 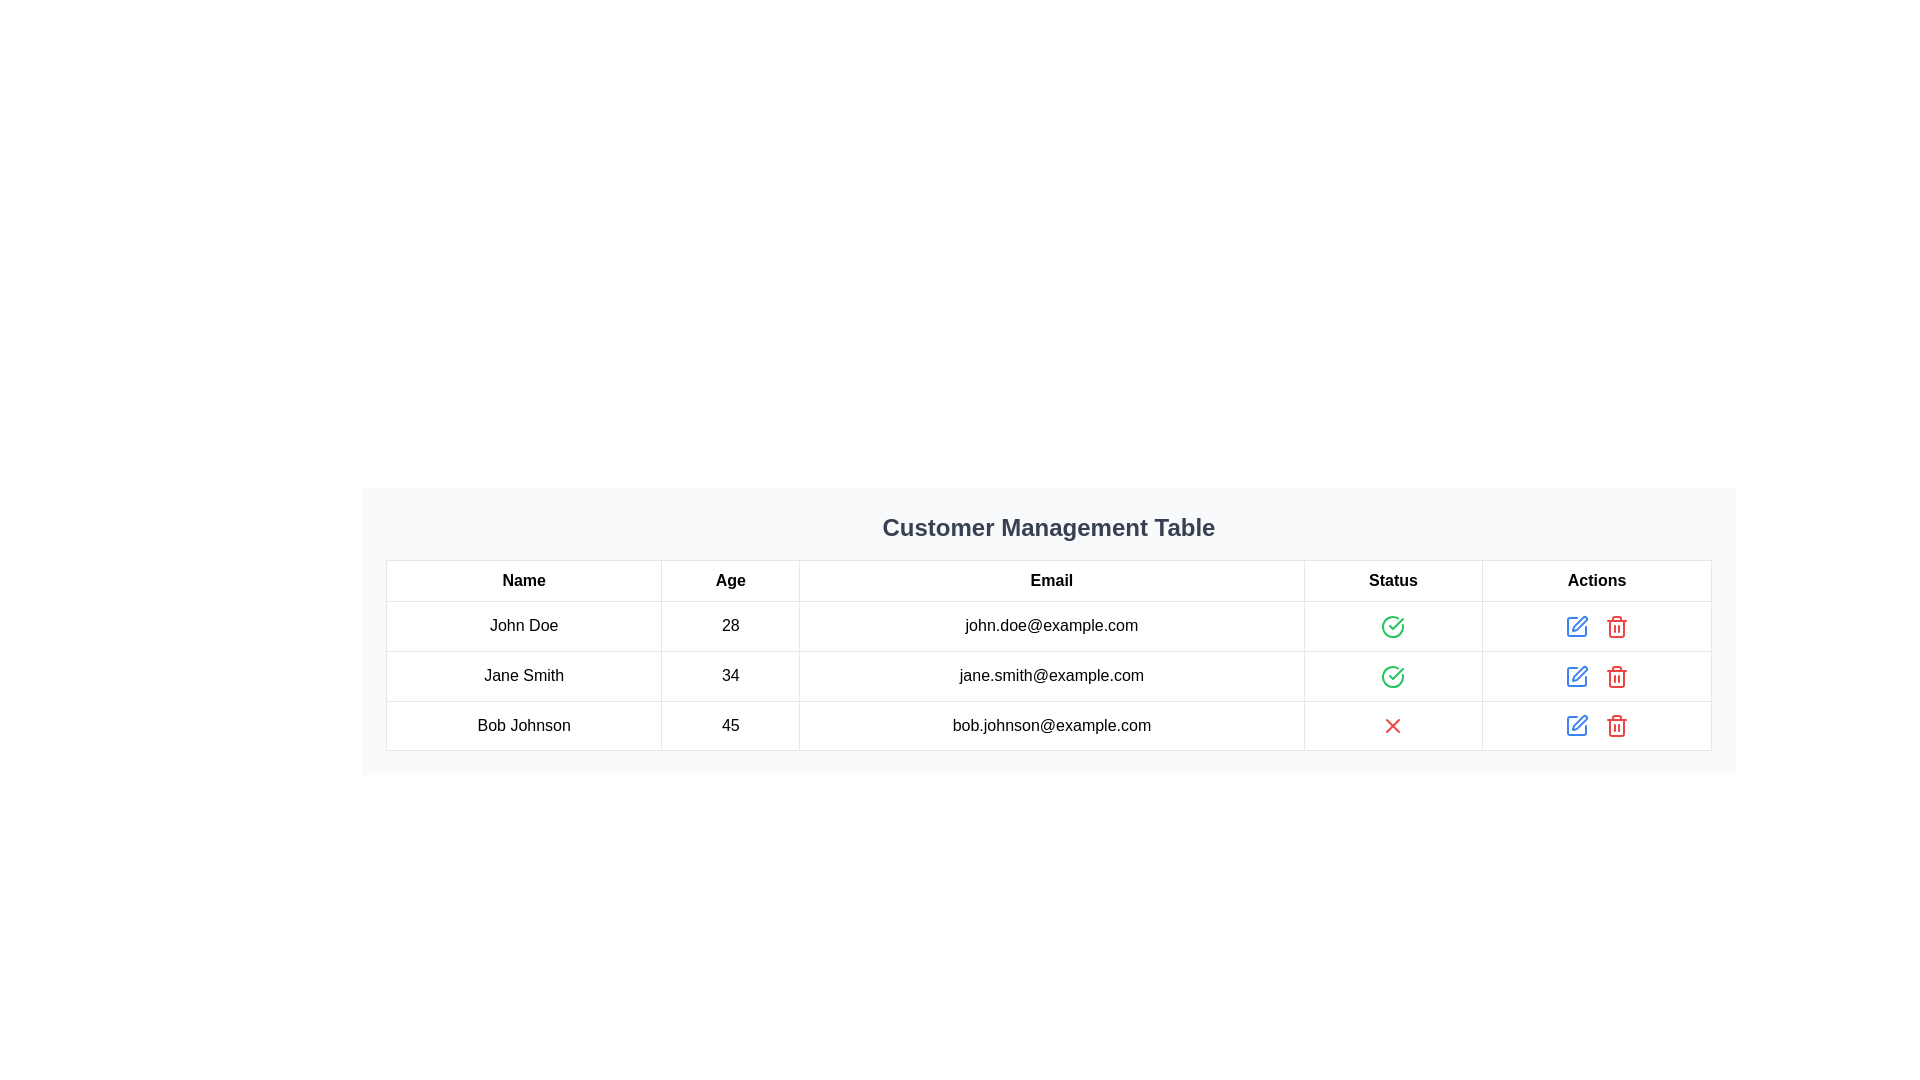 What do you see at coordinates (1596, 581) in the screenshot?
I see `the Table Header Cell labeled 'Actions', which is the rightmost column header in the table` at bounding box center [1596, 581].